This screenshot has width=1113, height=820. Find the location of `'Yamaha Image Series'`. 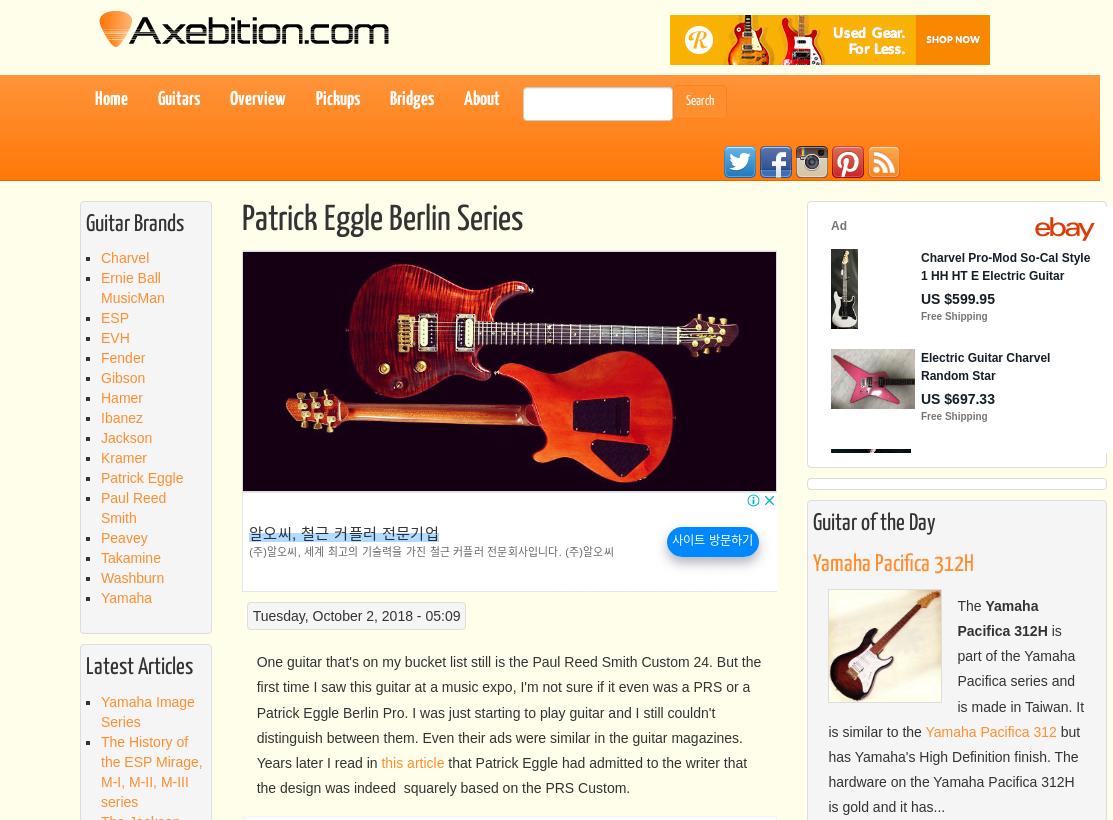

'Yamaha Image Series' is located at coordinates (146, 711).